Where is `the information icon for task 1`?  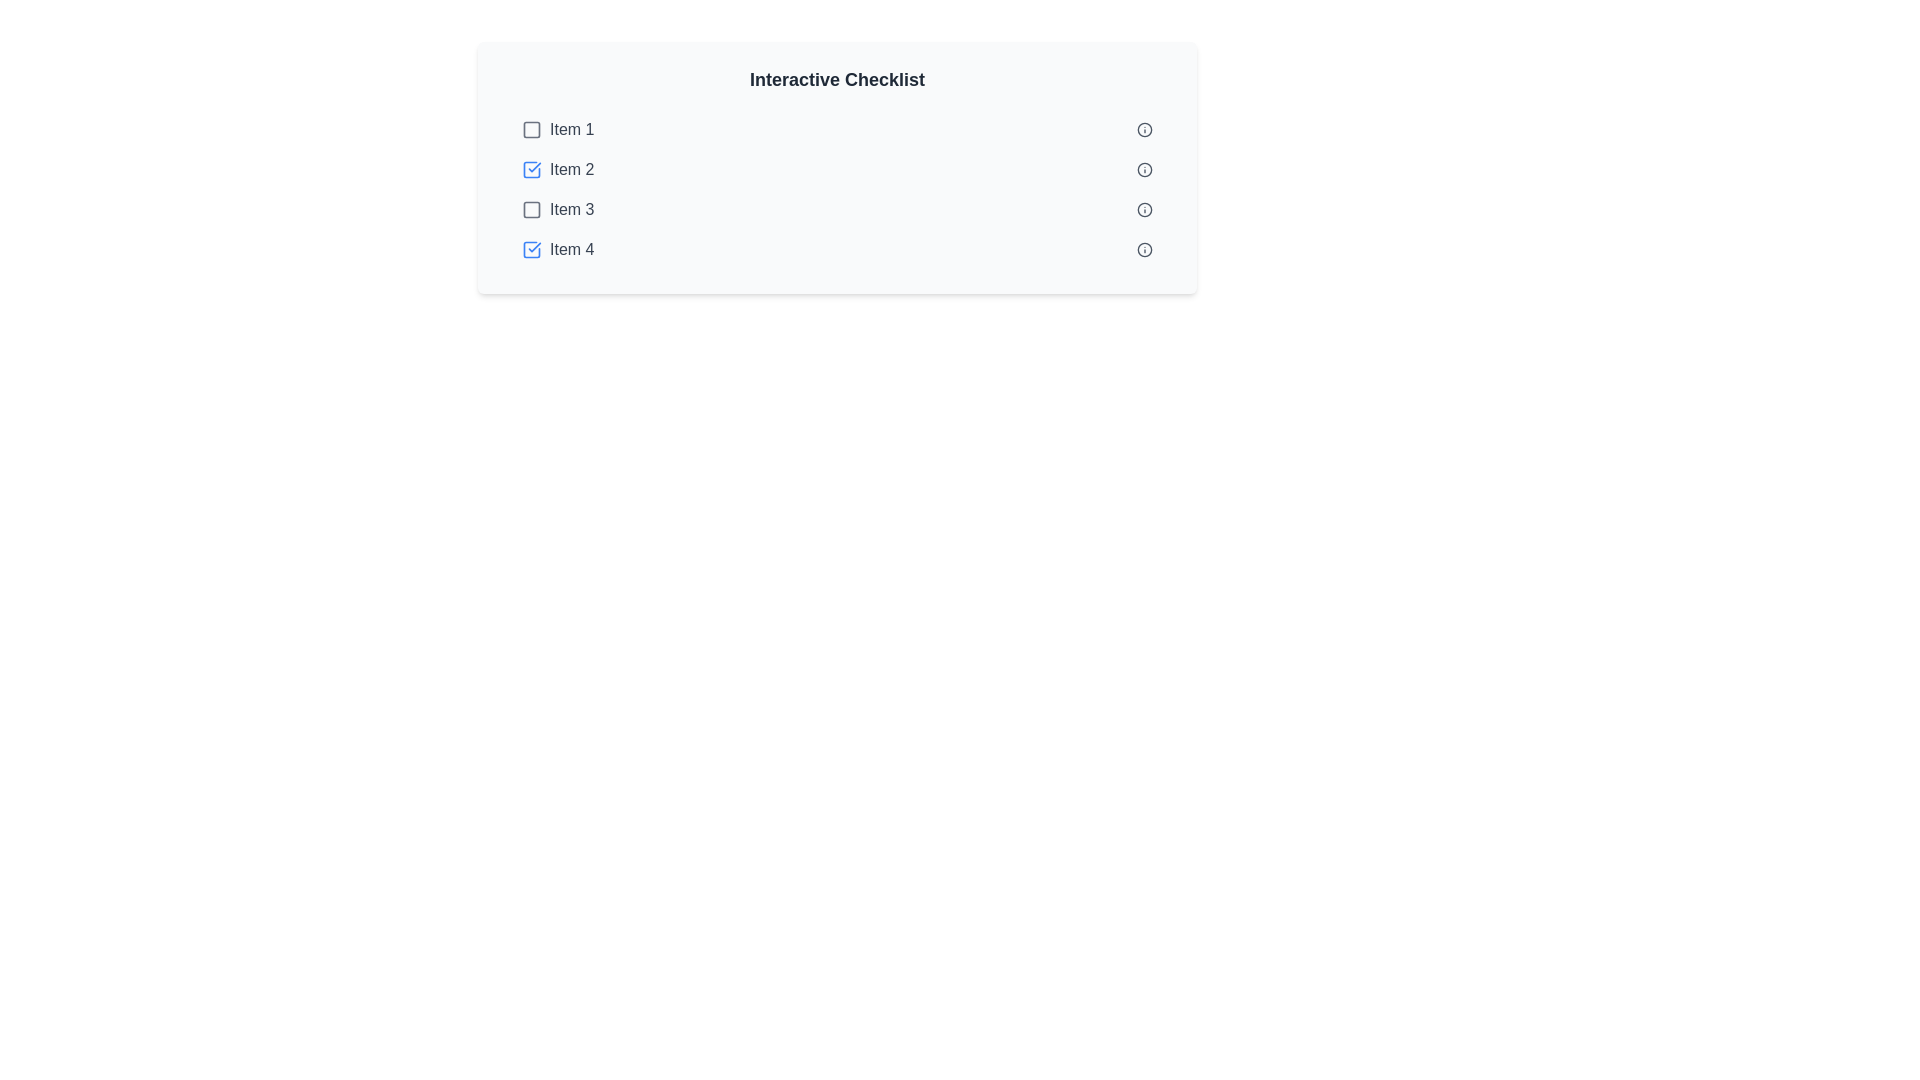 the information icon for task 1 is located at coordinates (1145, 130).